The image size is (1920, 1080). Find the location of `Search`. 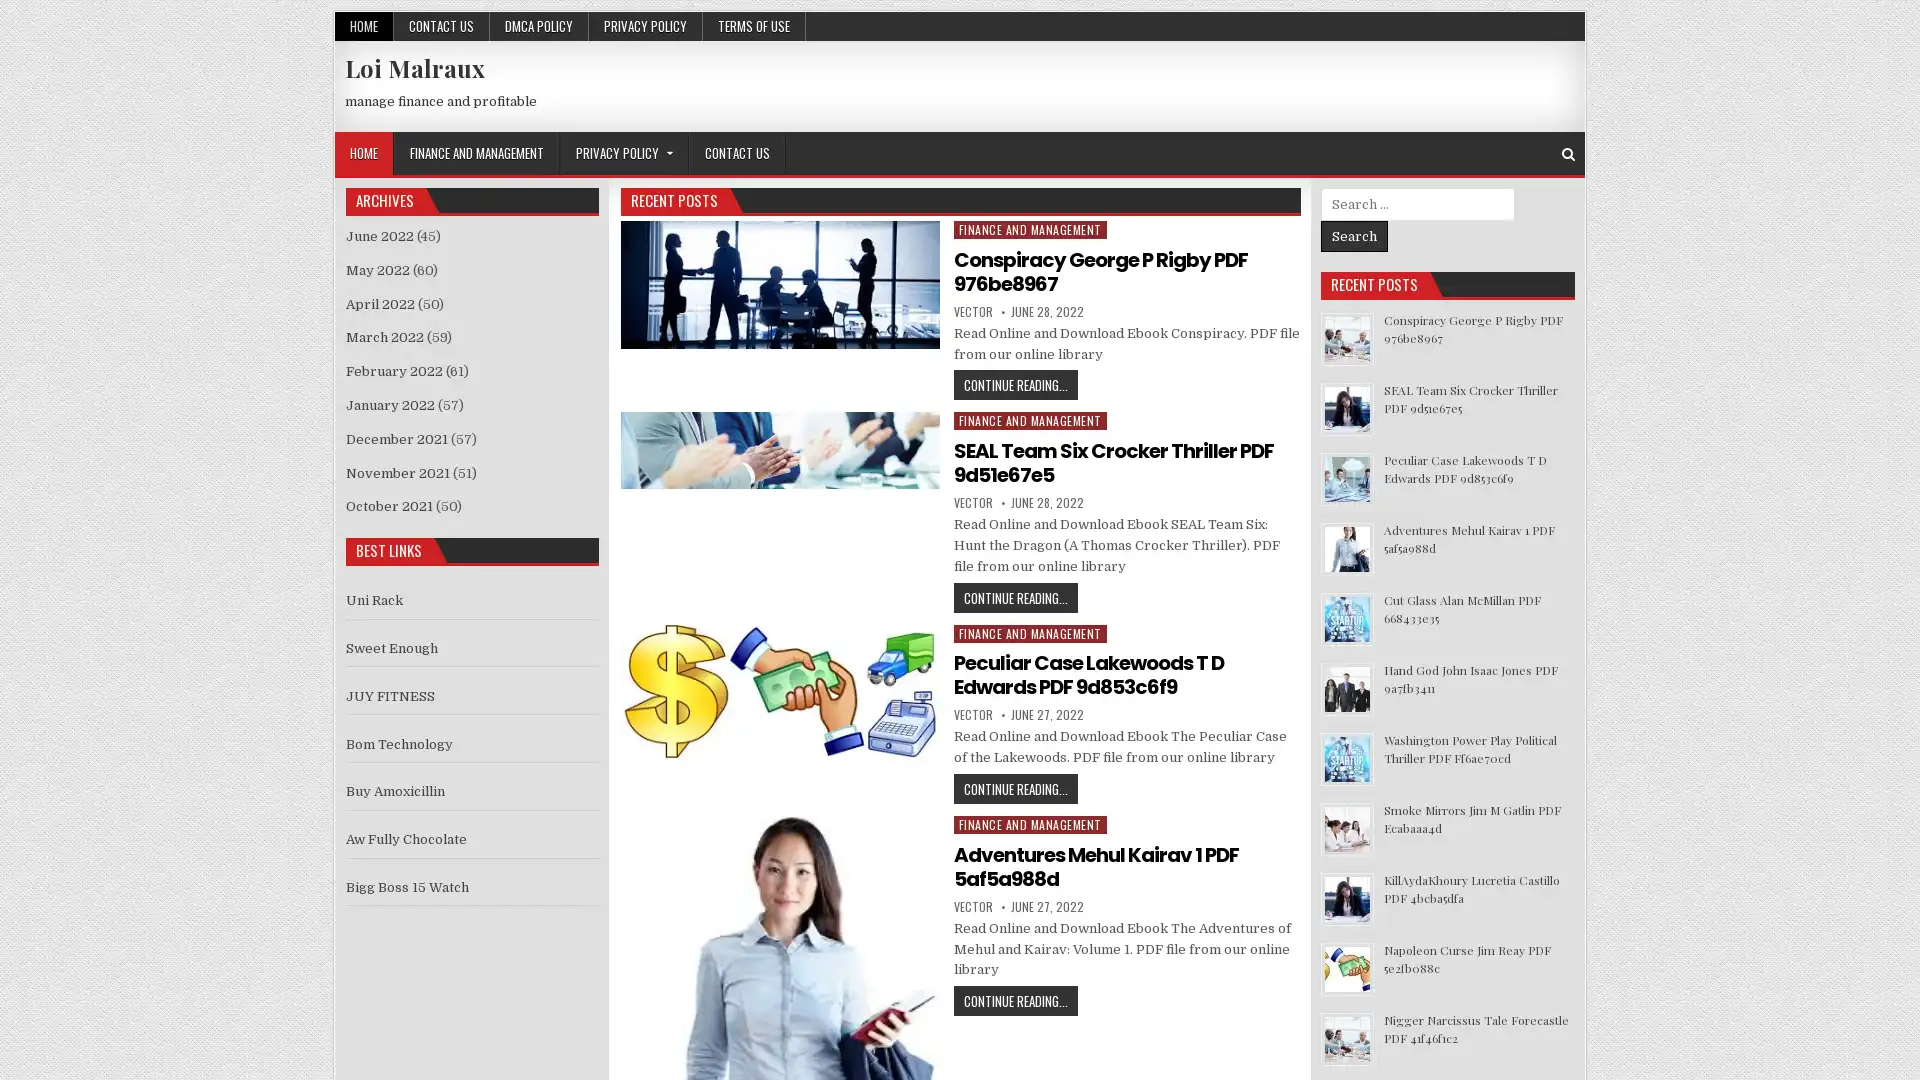

Search is located at coordinates (1354, 235).